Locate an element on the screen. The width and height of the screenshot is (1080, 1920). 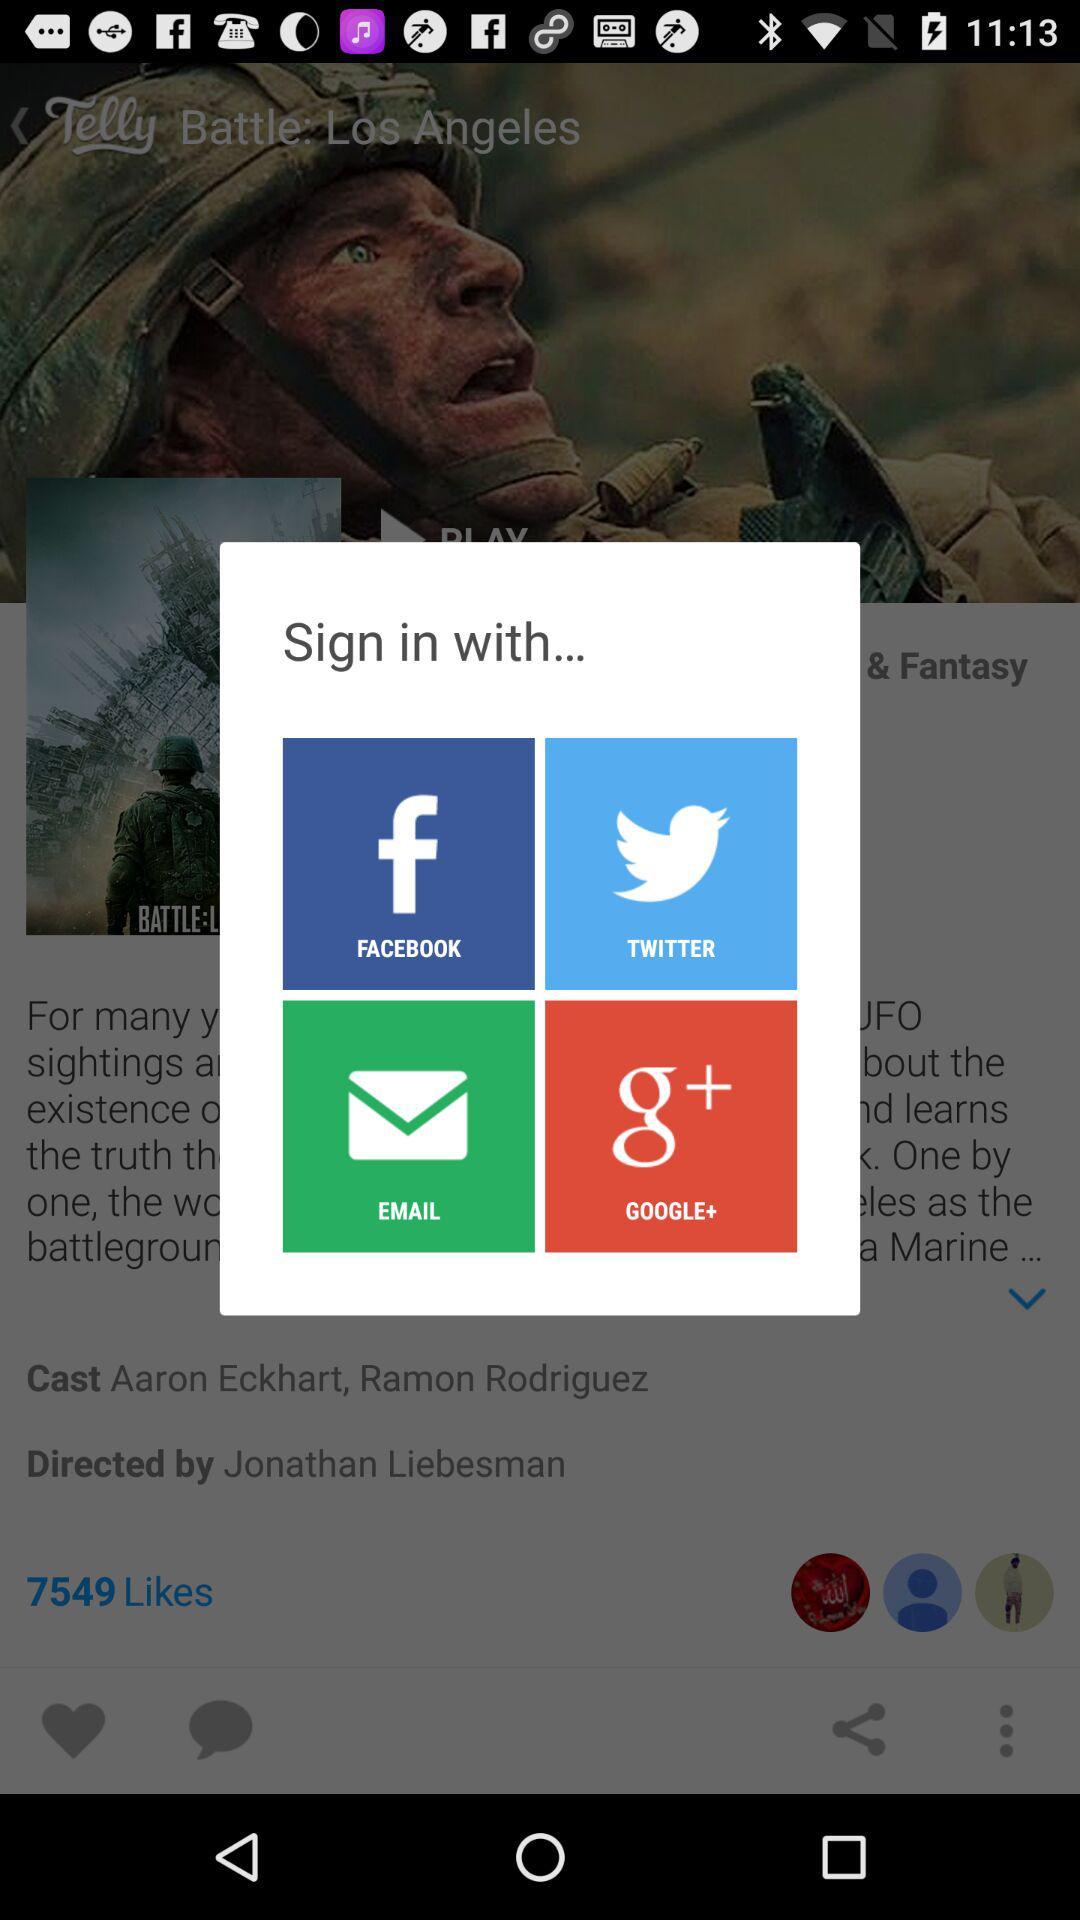
the icon below facebook icon is located at coordinates (407, 1125).